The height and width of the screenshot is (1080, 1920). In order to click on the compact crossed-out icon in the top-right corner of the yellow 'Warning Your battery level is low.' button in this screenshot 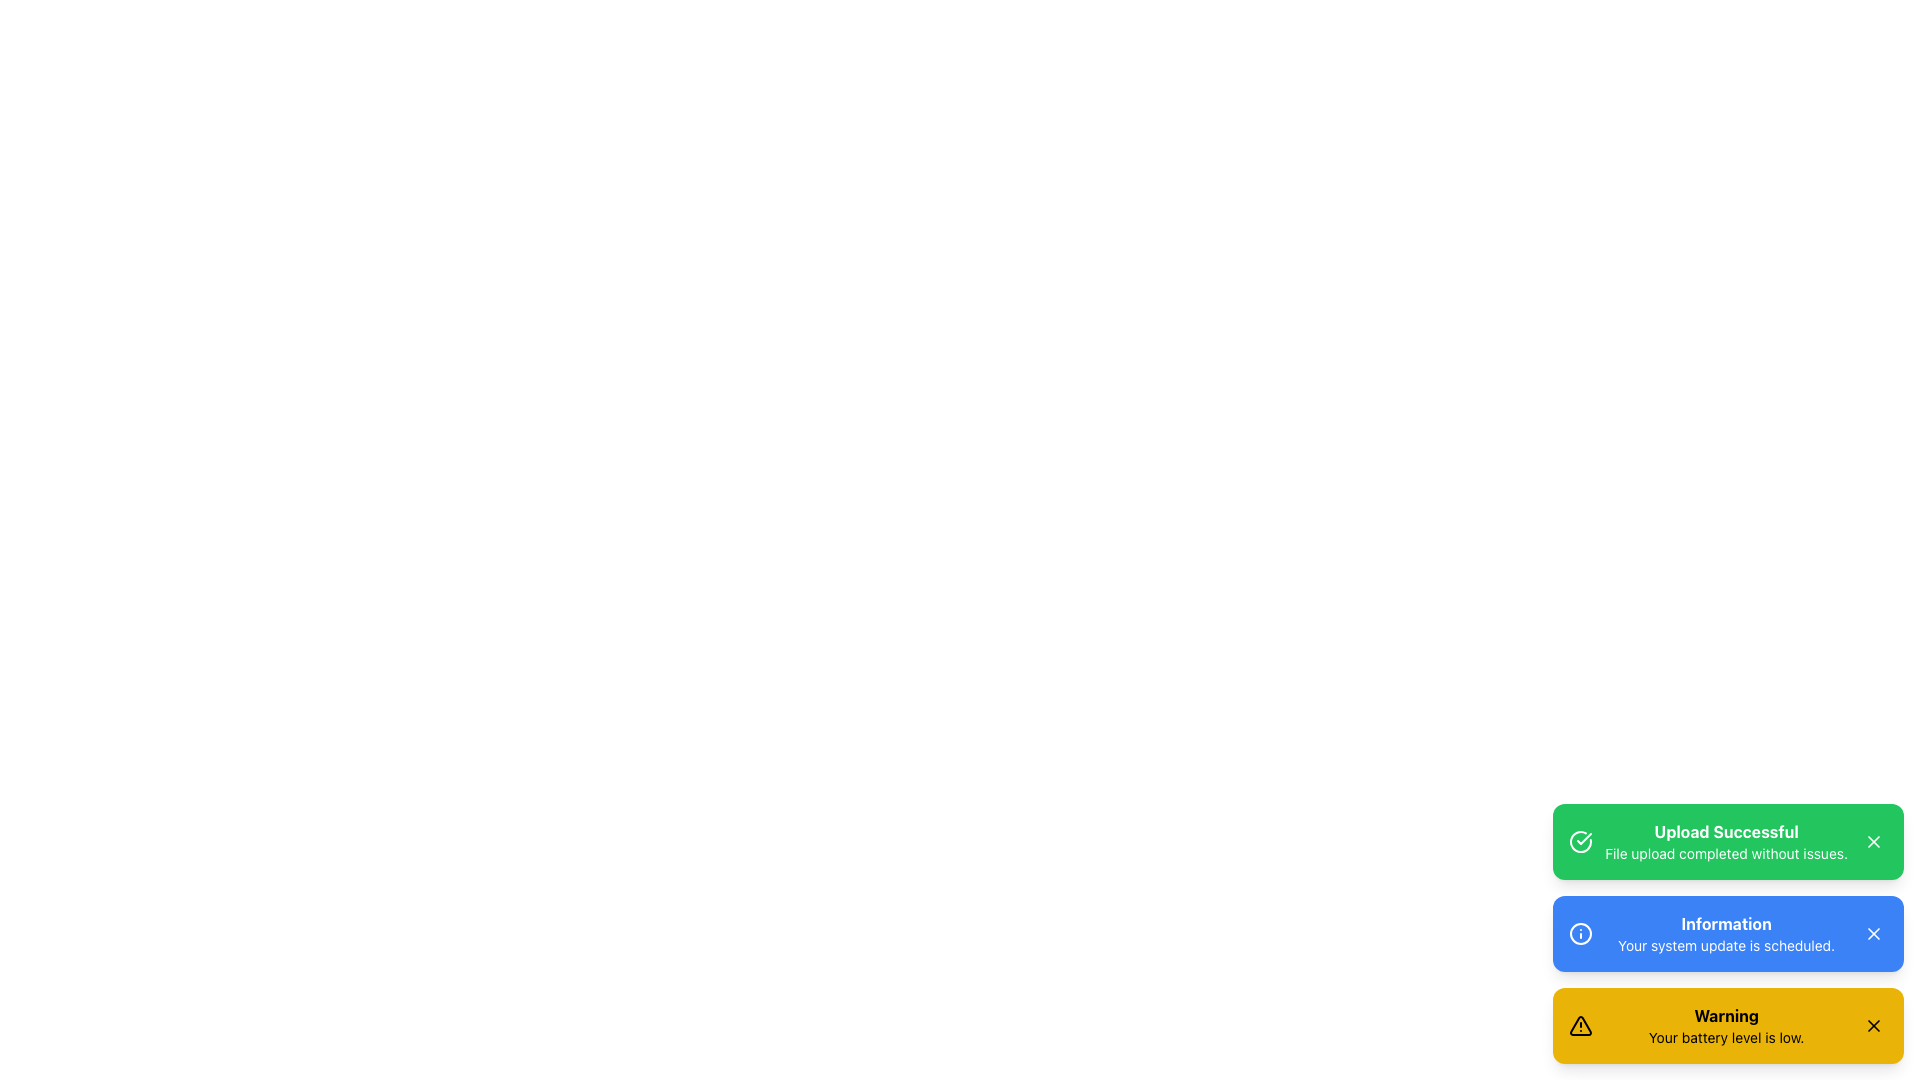, I will do `click(1872, 1026)`.